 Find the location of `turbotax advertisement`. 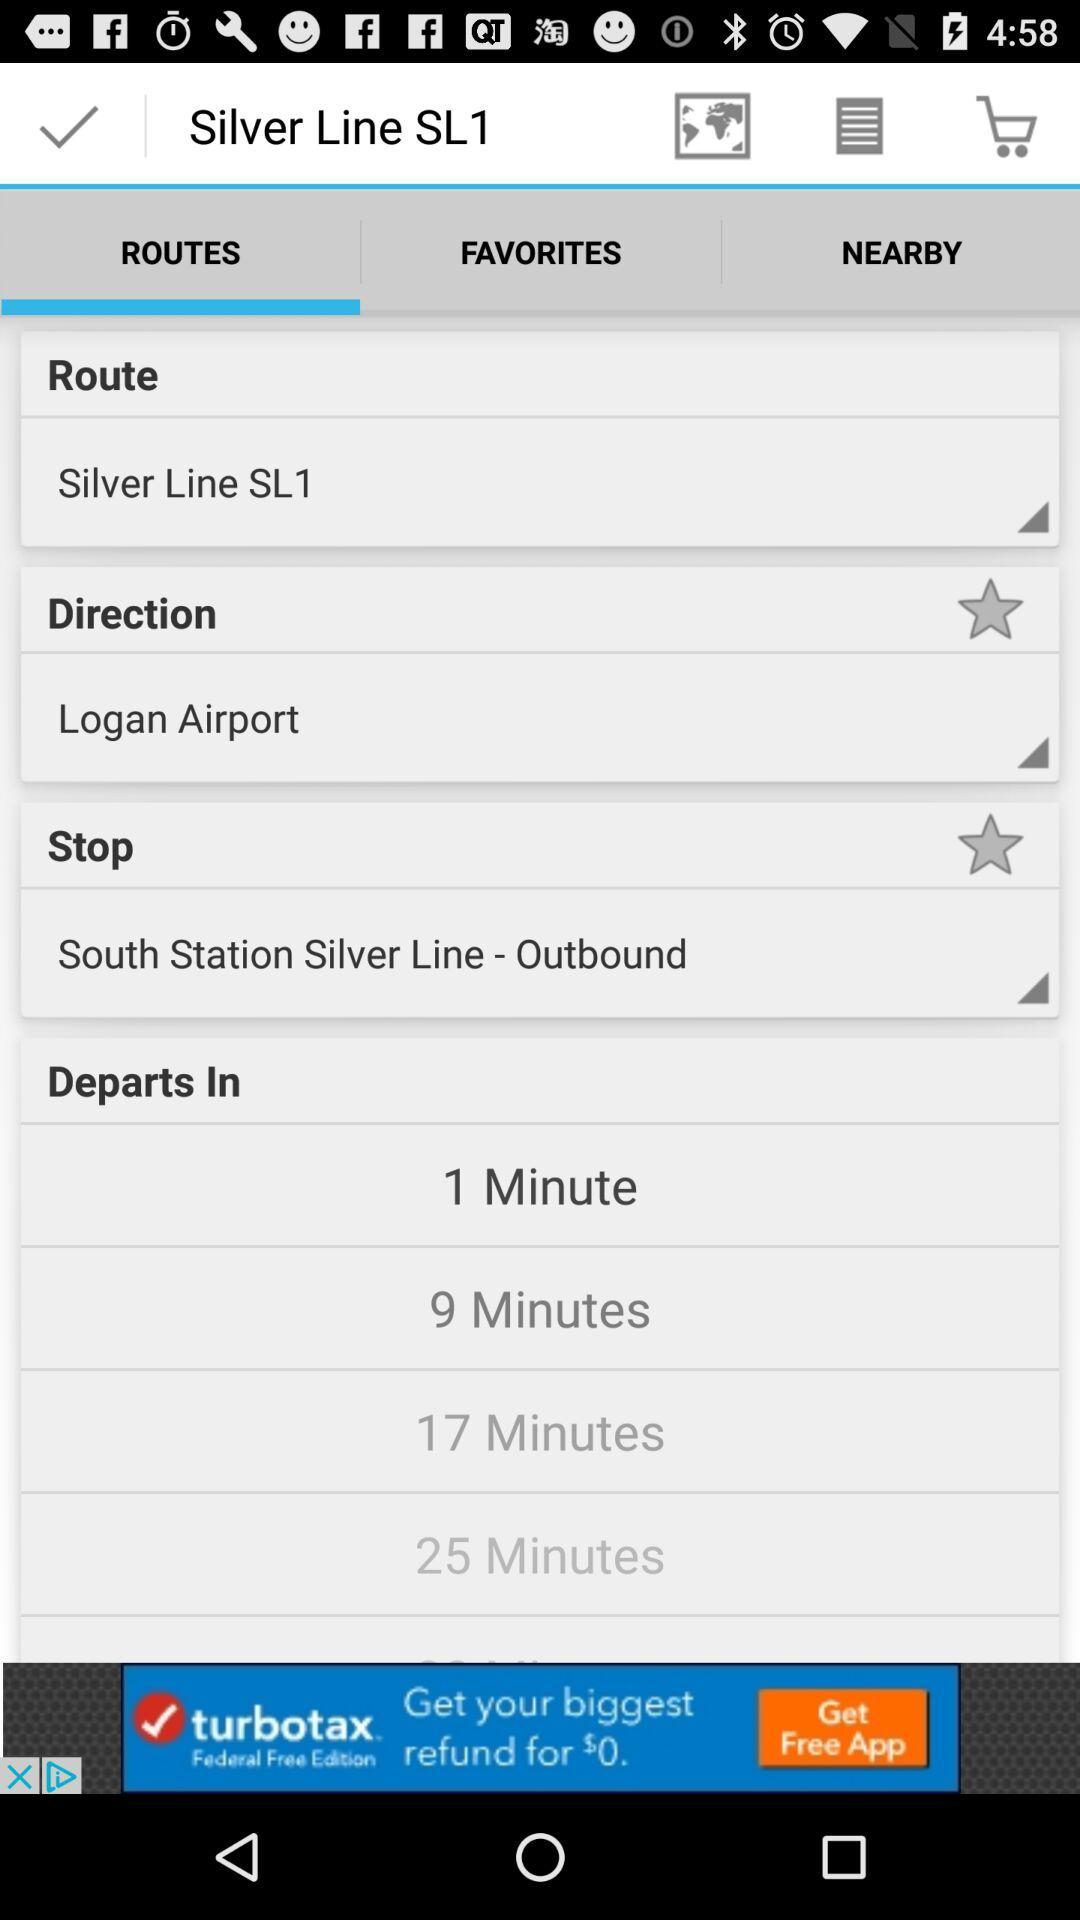

turbotax advertisement is located at coordinates (540, 1727).